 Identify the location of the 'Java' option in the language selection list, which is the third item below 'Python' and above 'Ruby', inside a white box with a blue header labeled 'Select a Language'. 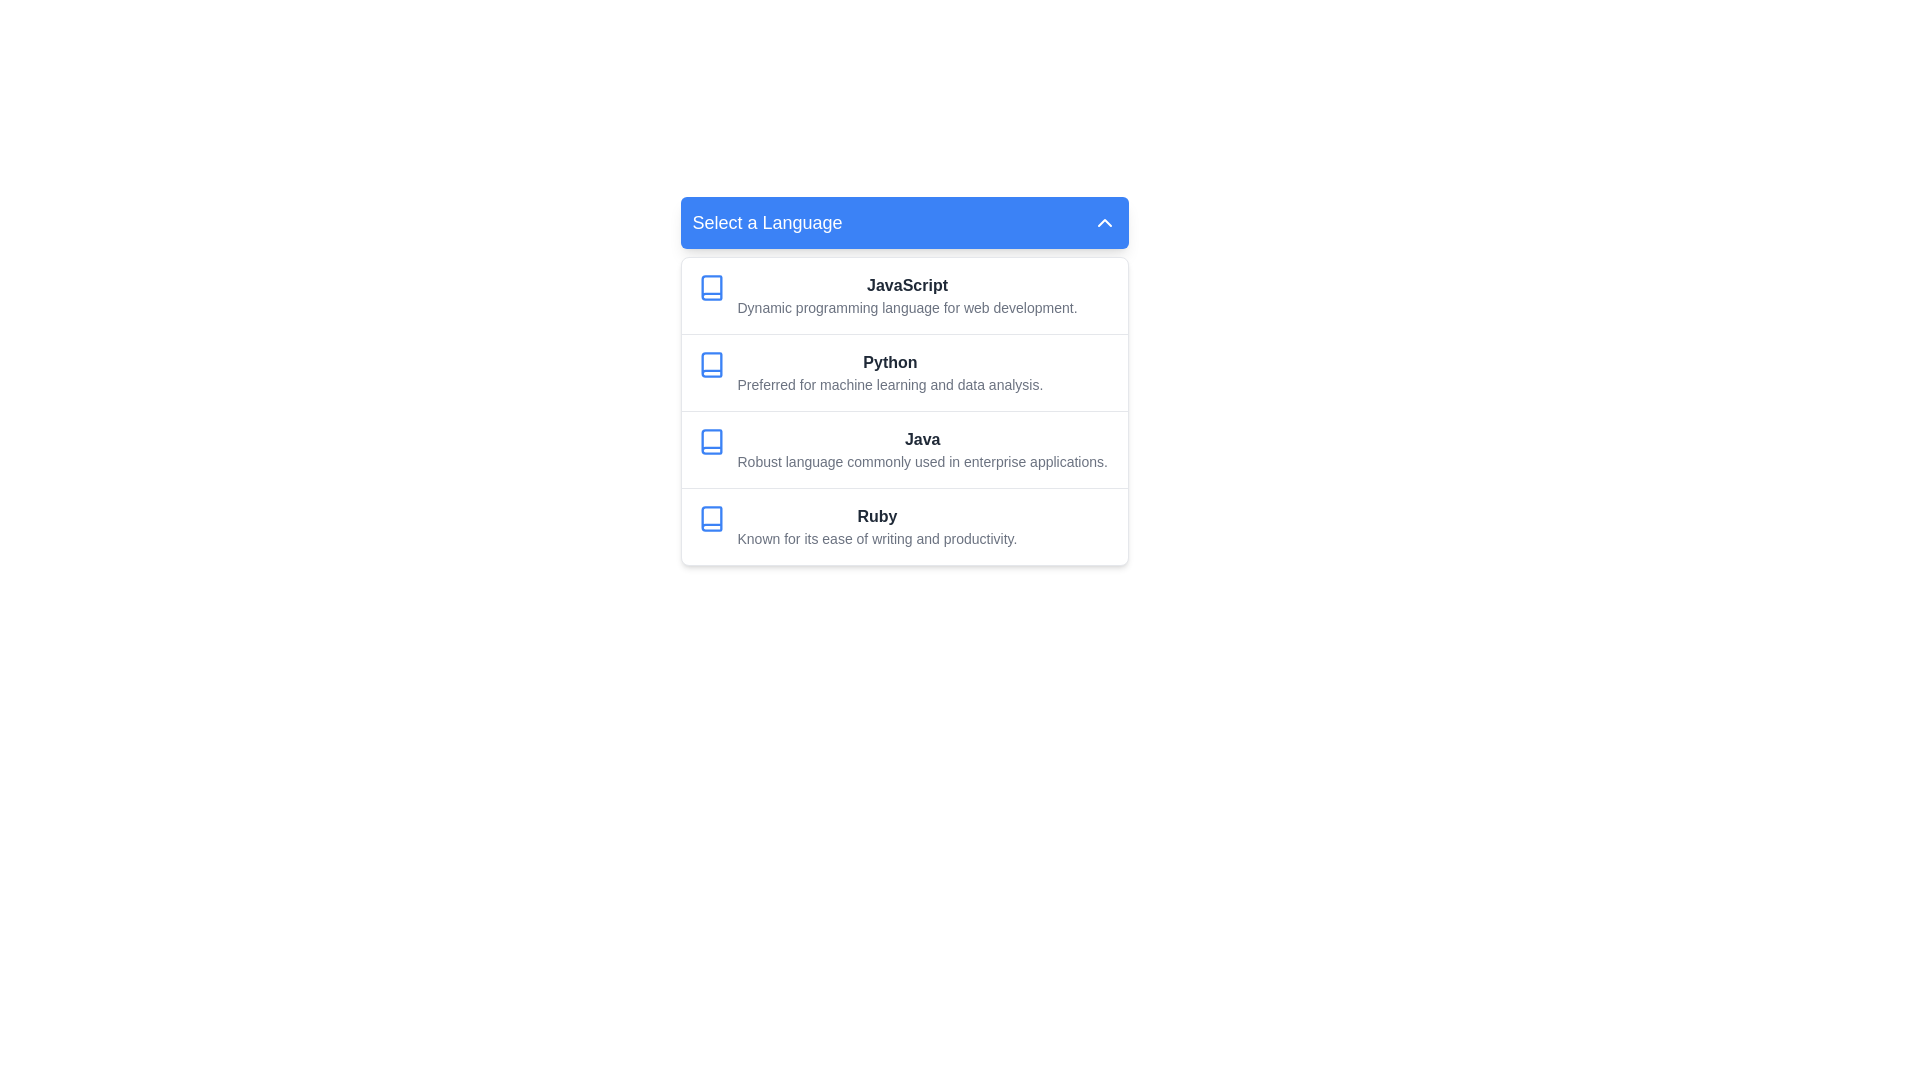
(903, 448).